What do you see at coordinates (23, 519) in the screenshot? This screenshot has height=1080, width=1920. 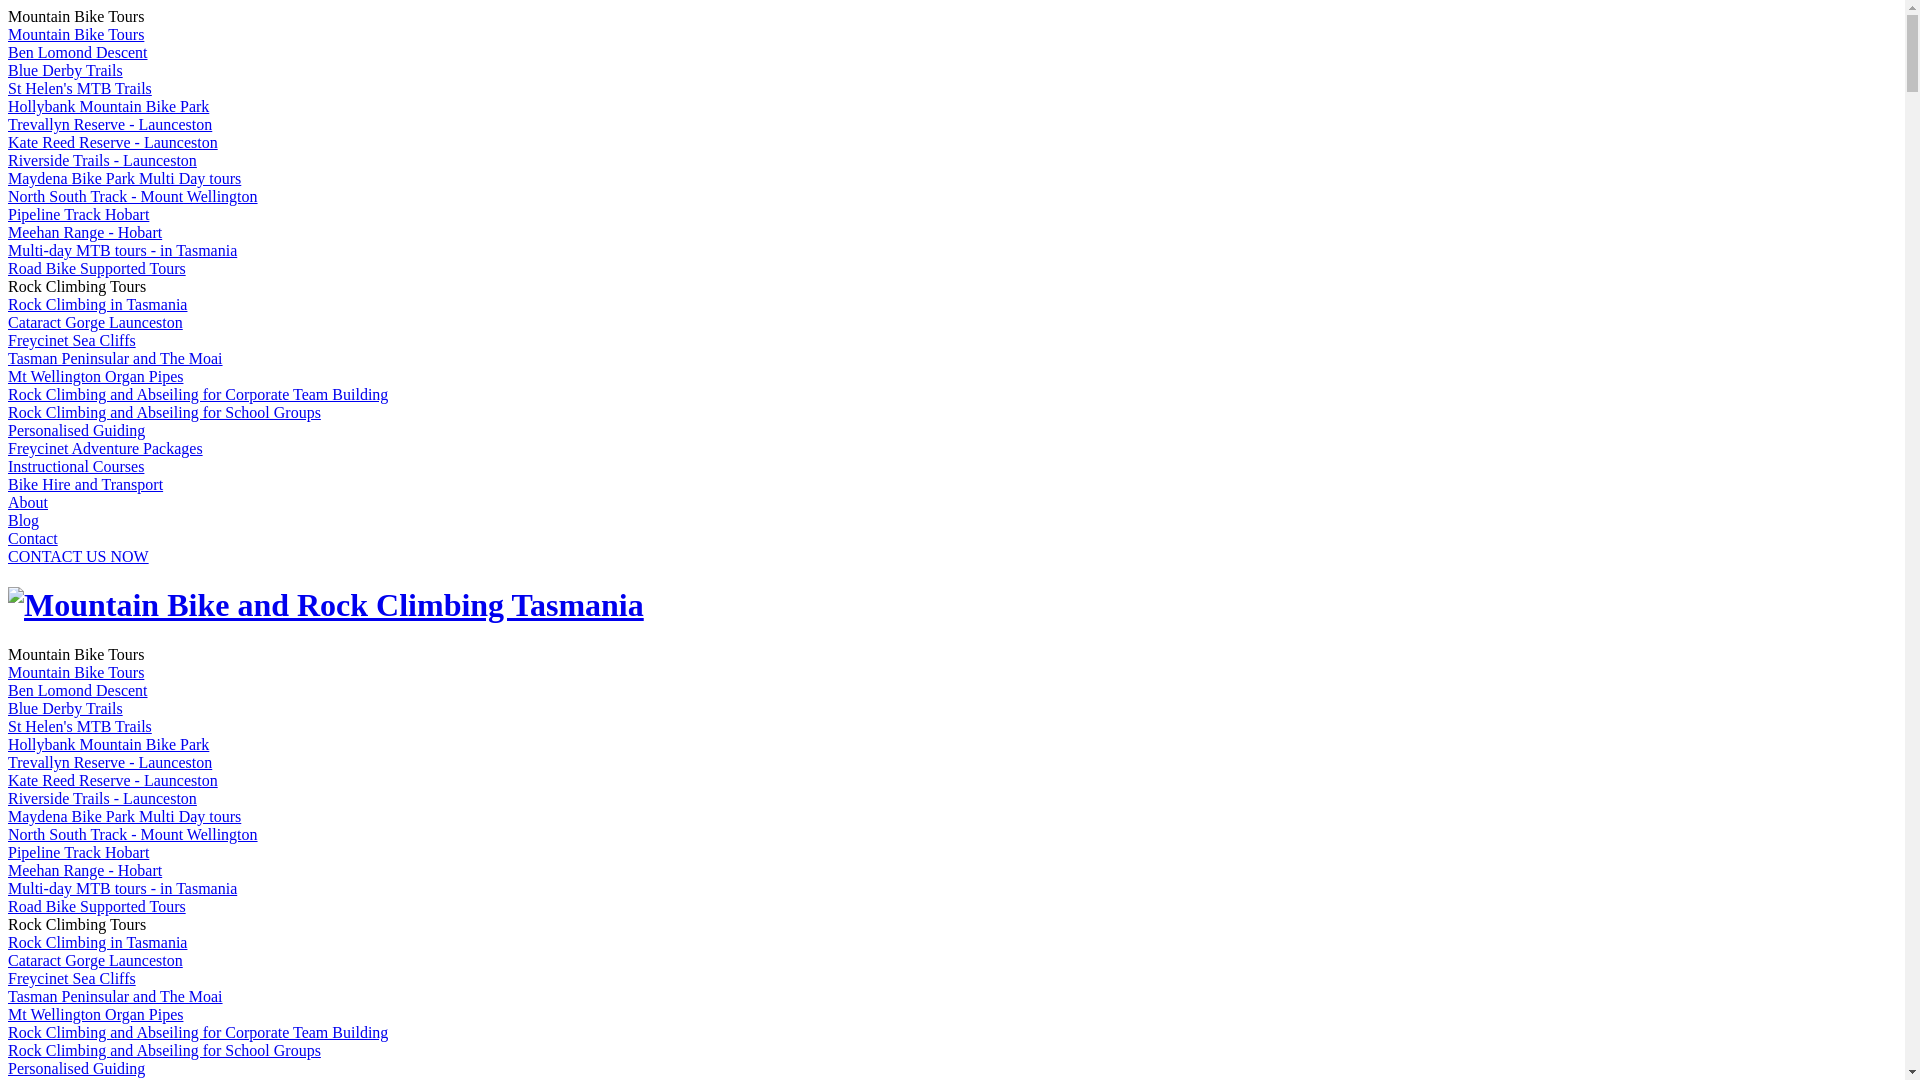 I see `'Blog'` at bounding box center [23, 519].